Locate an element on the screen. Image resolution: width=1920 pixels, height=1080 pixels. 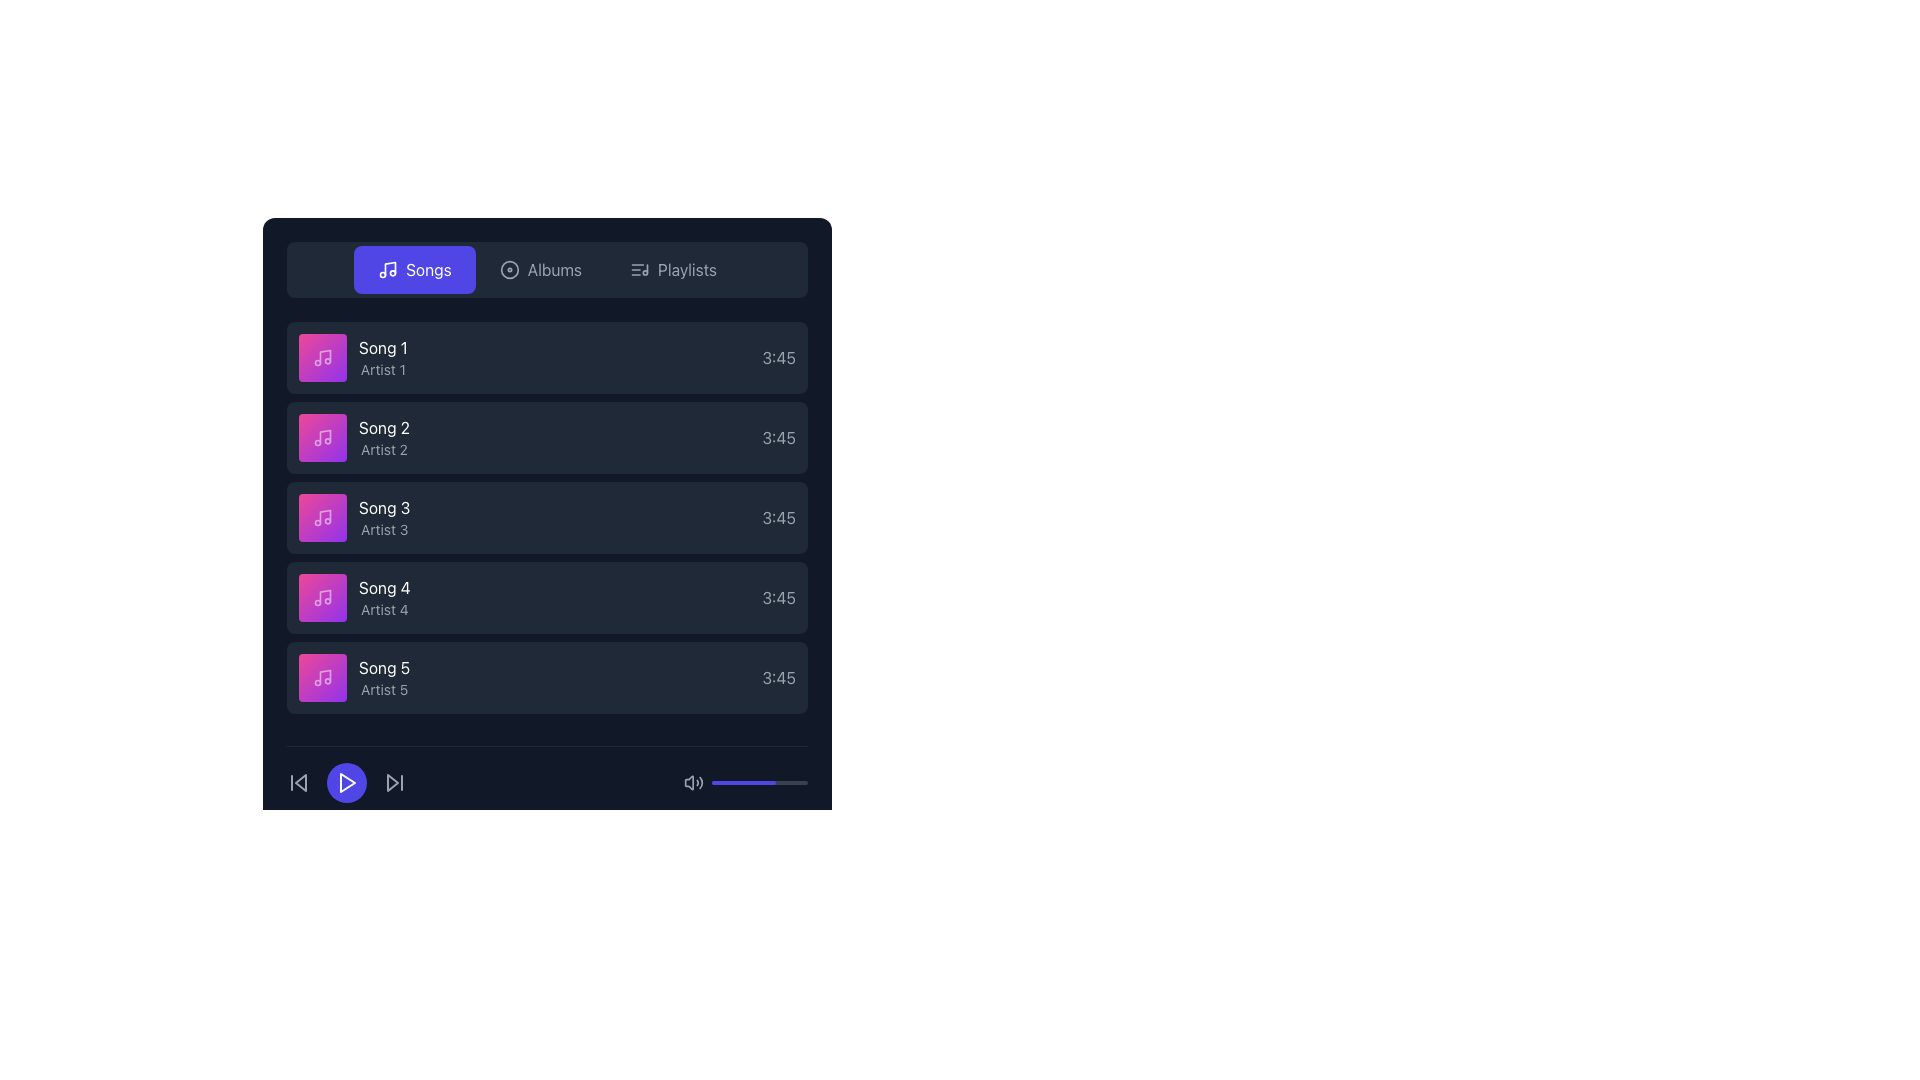
on the song entry in the list representing a song, located fourth from the top, between 'Song 3' and 'Song 5' is located at coordinates (354, 596).